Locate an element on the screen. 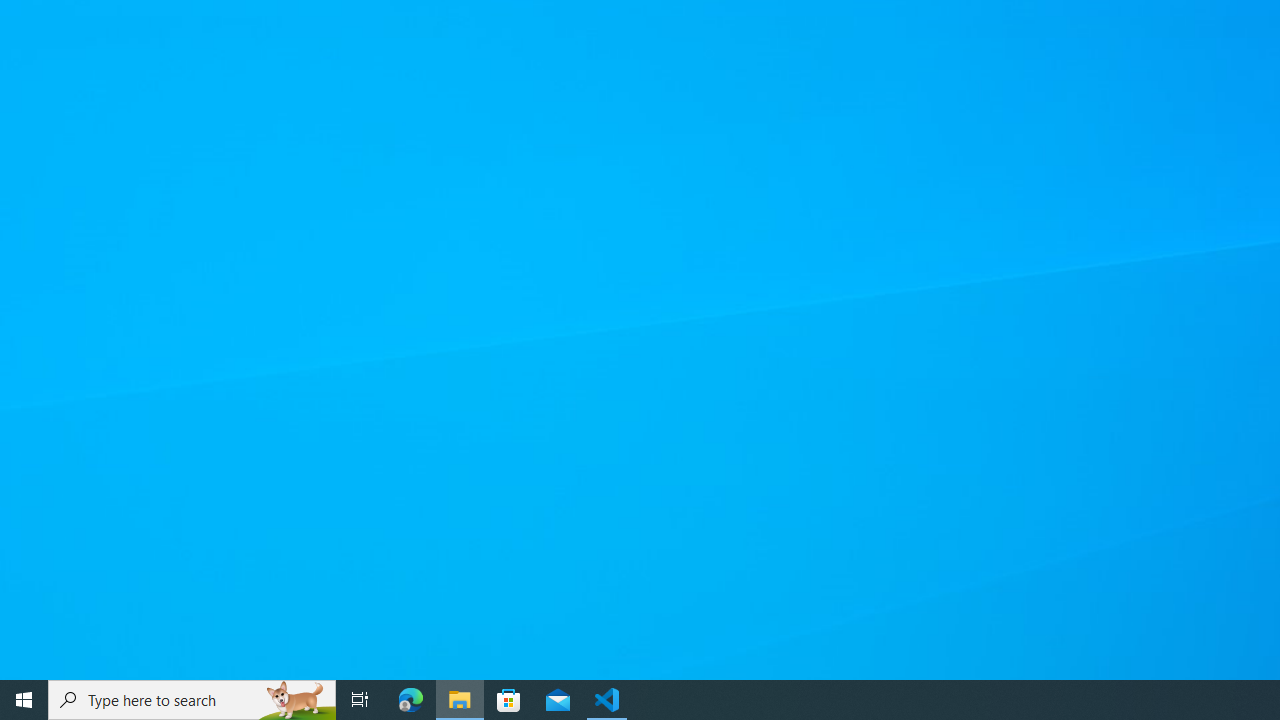 The width and height of the screenshot is (1280, 720). 'Microsoft Store' is located at coordinates (509, 698).